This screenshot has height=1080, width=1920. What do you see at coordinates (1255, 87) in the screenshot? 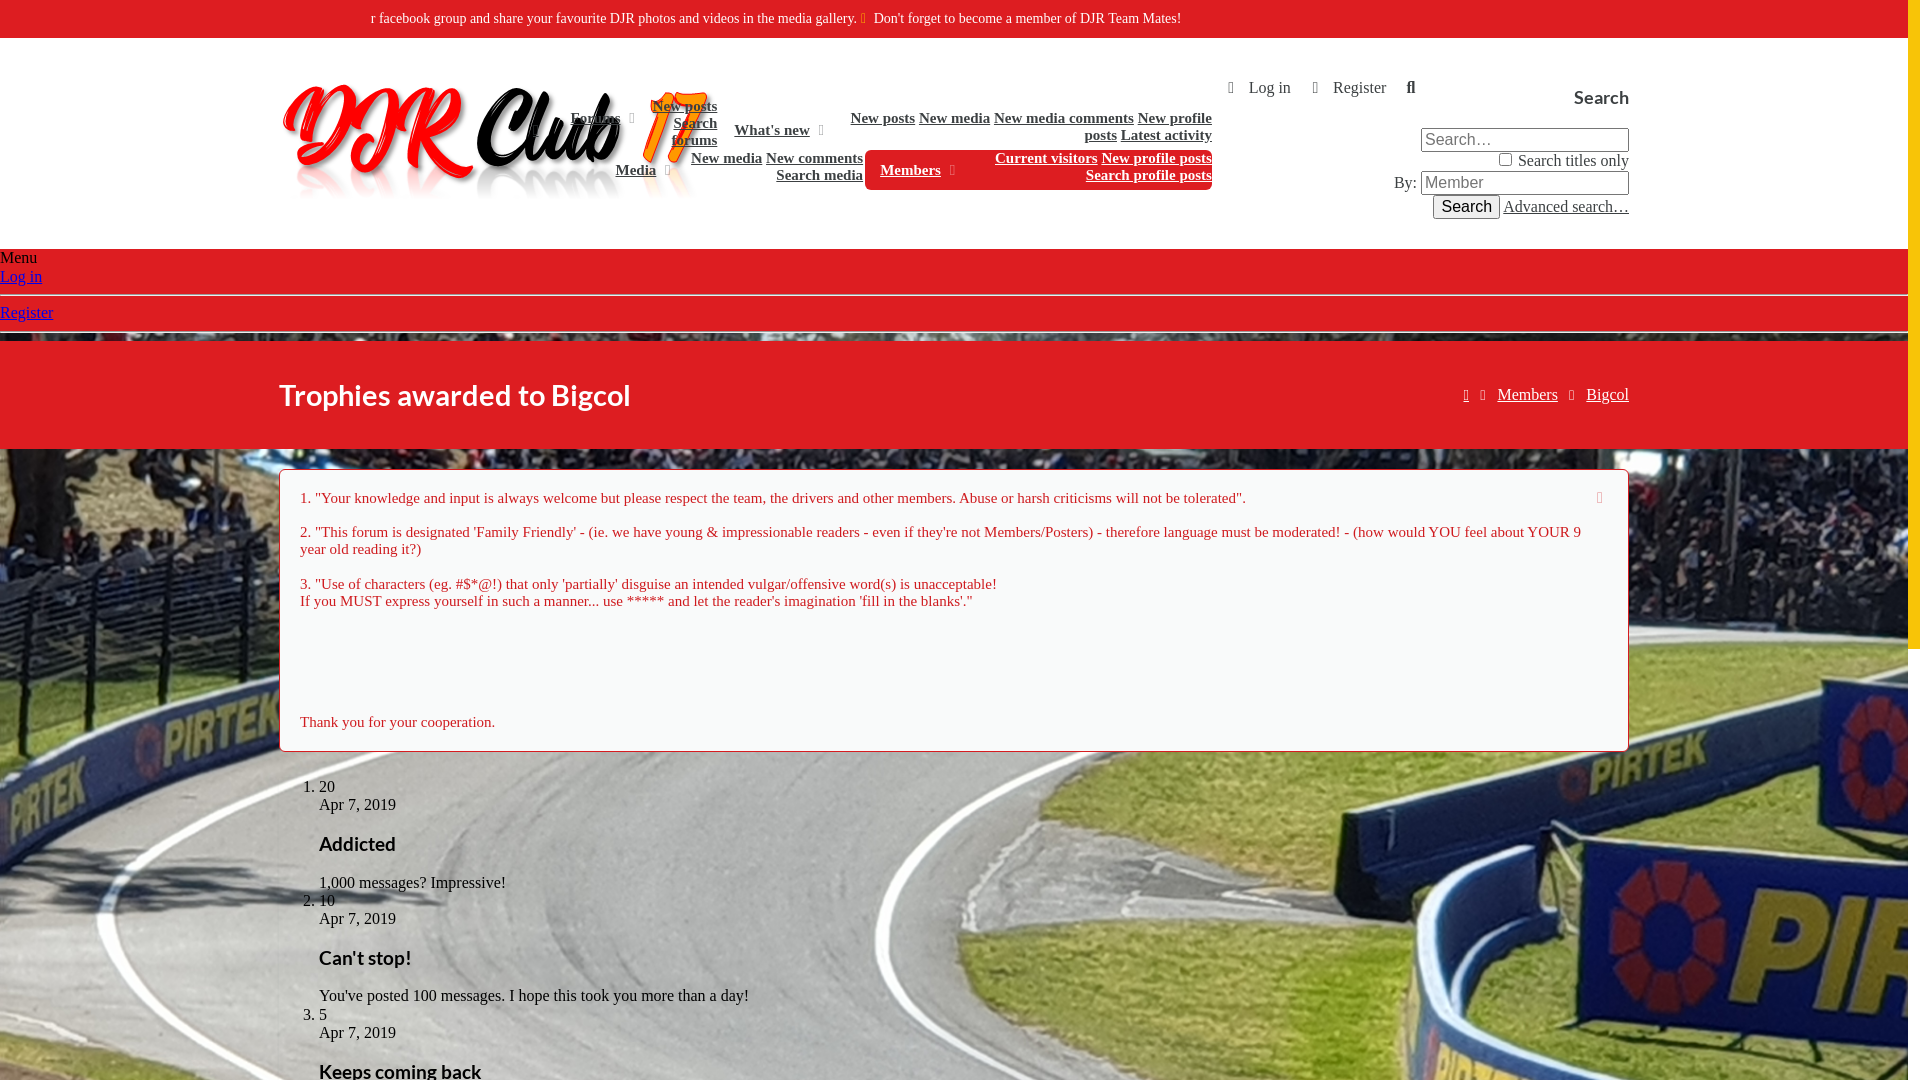
I see `'Log in'` at bounding box center [1255, 87].